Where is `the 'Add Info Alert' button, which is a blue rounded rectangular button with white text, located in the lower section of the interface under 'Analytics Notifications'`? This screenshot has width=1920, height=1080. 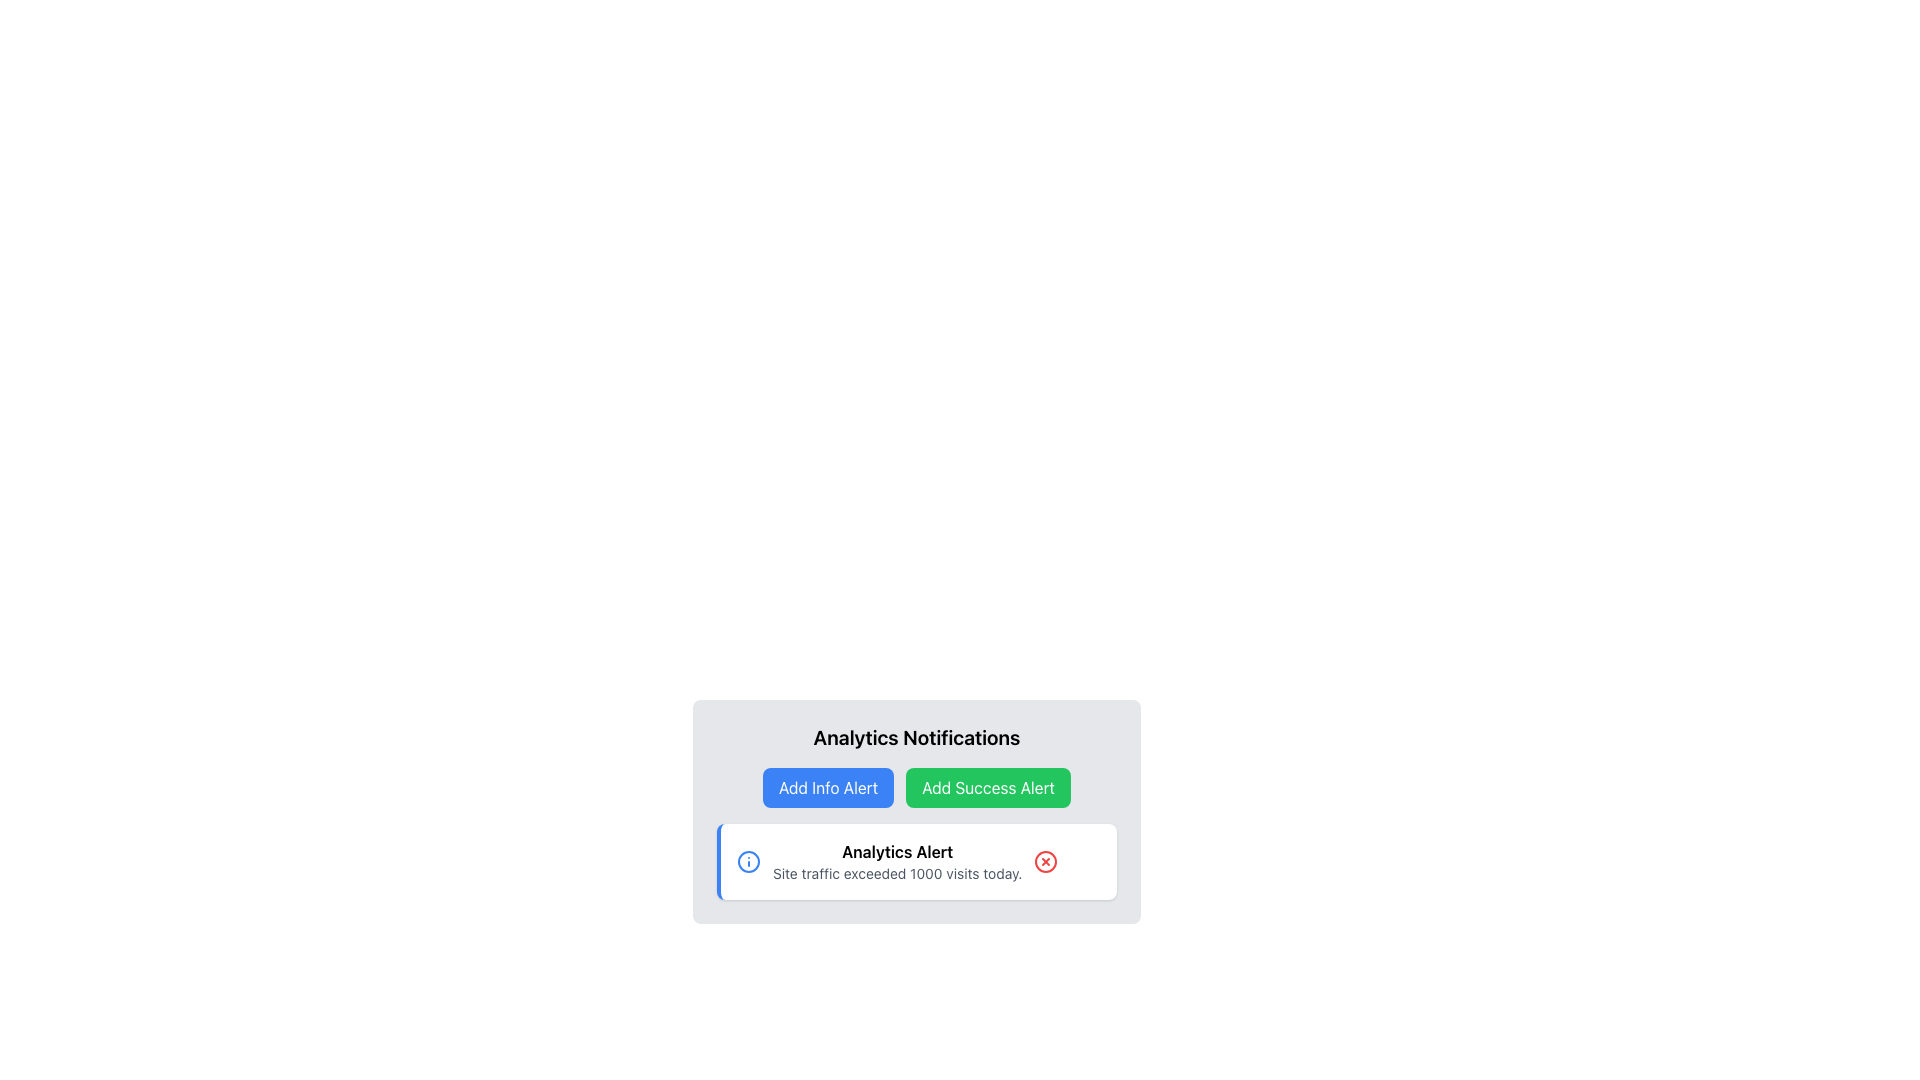 the 'Add Info Alert' button, which is a blue rounded rectangular button with white text, located in the lower section of the interface under 'Analytics Notifications' is located at coordinates (828, 786).